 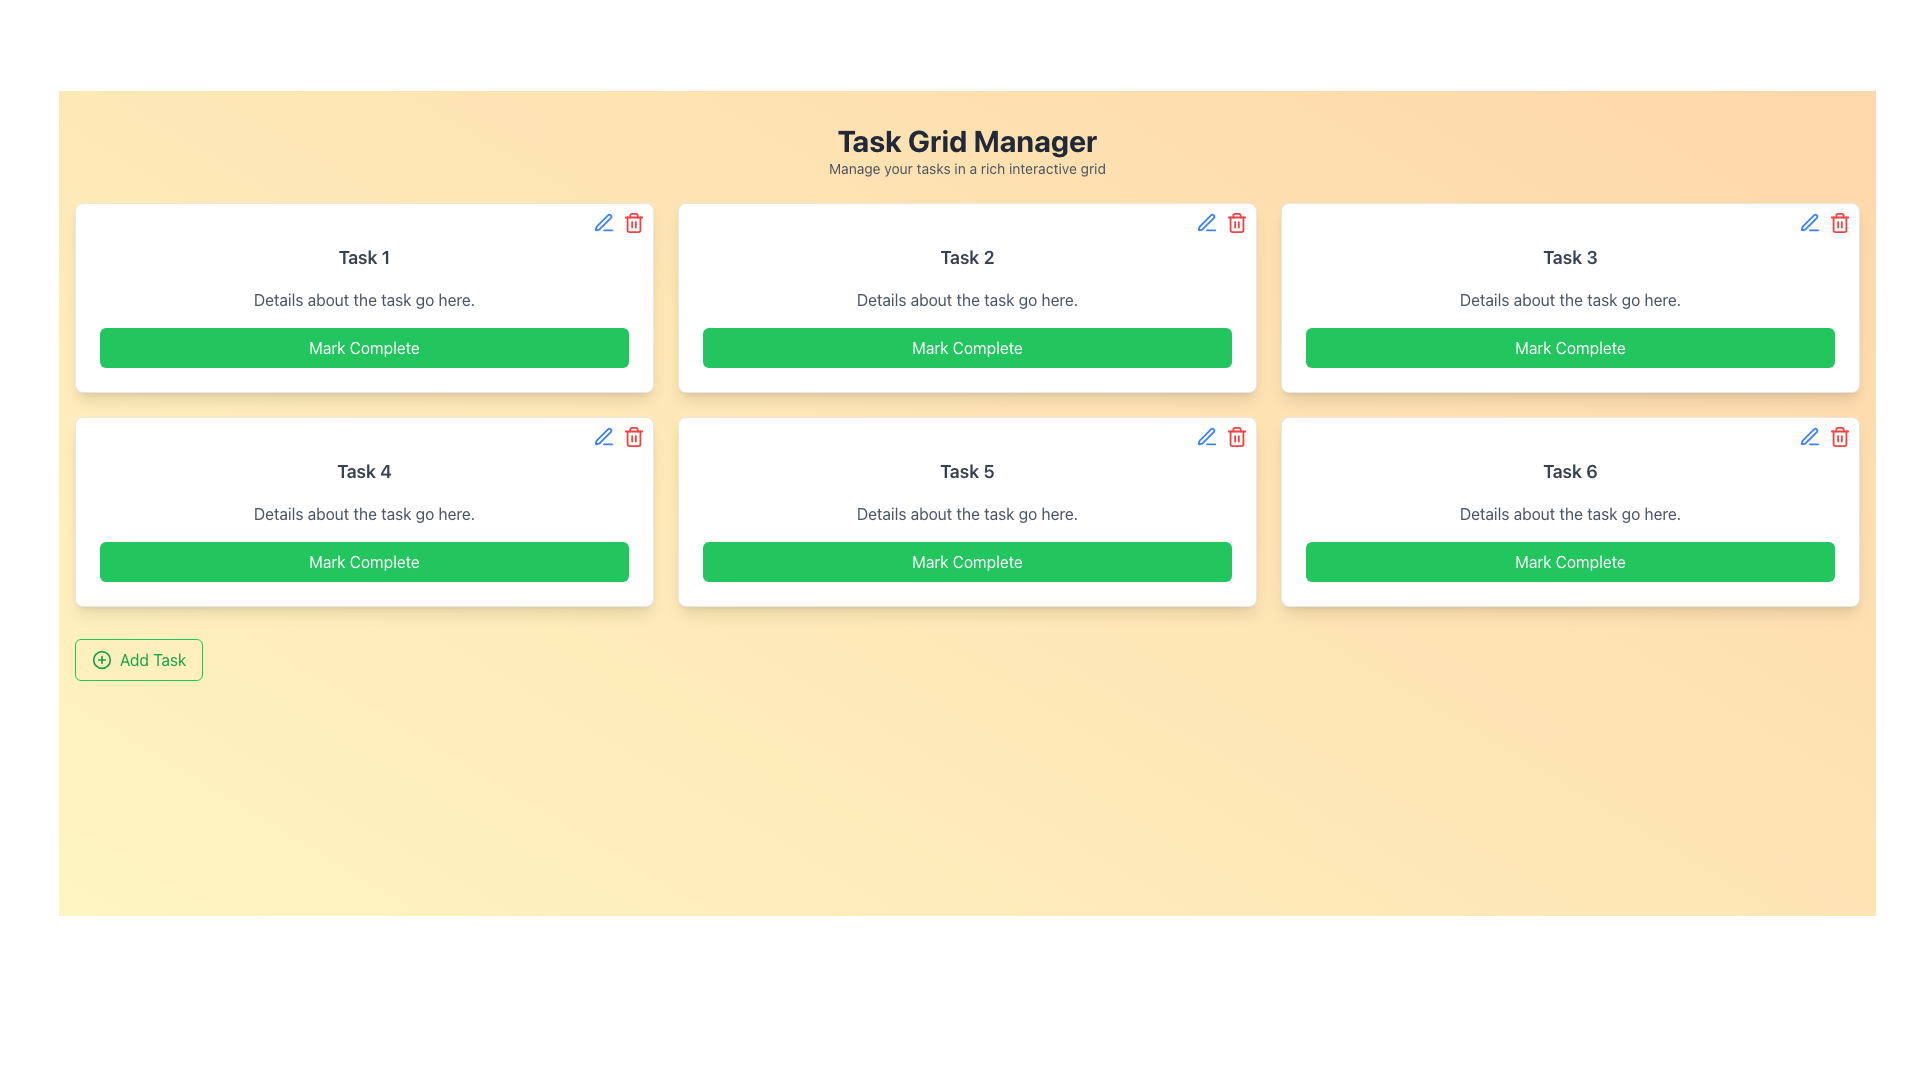 What do you see at coordinates (632, 435) in the screenshot?
I see `the delete icon button located in the top-right corner of the task card` at bounding box center [632, 435].